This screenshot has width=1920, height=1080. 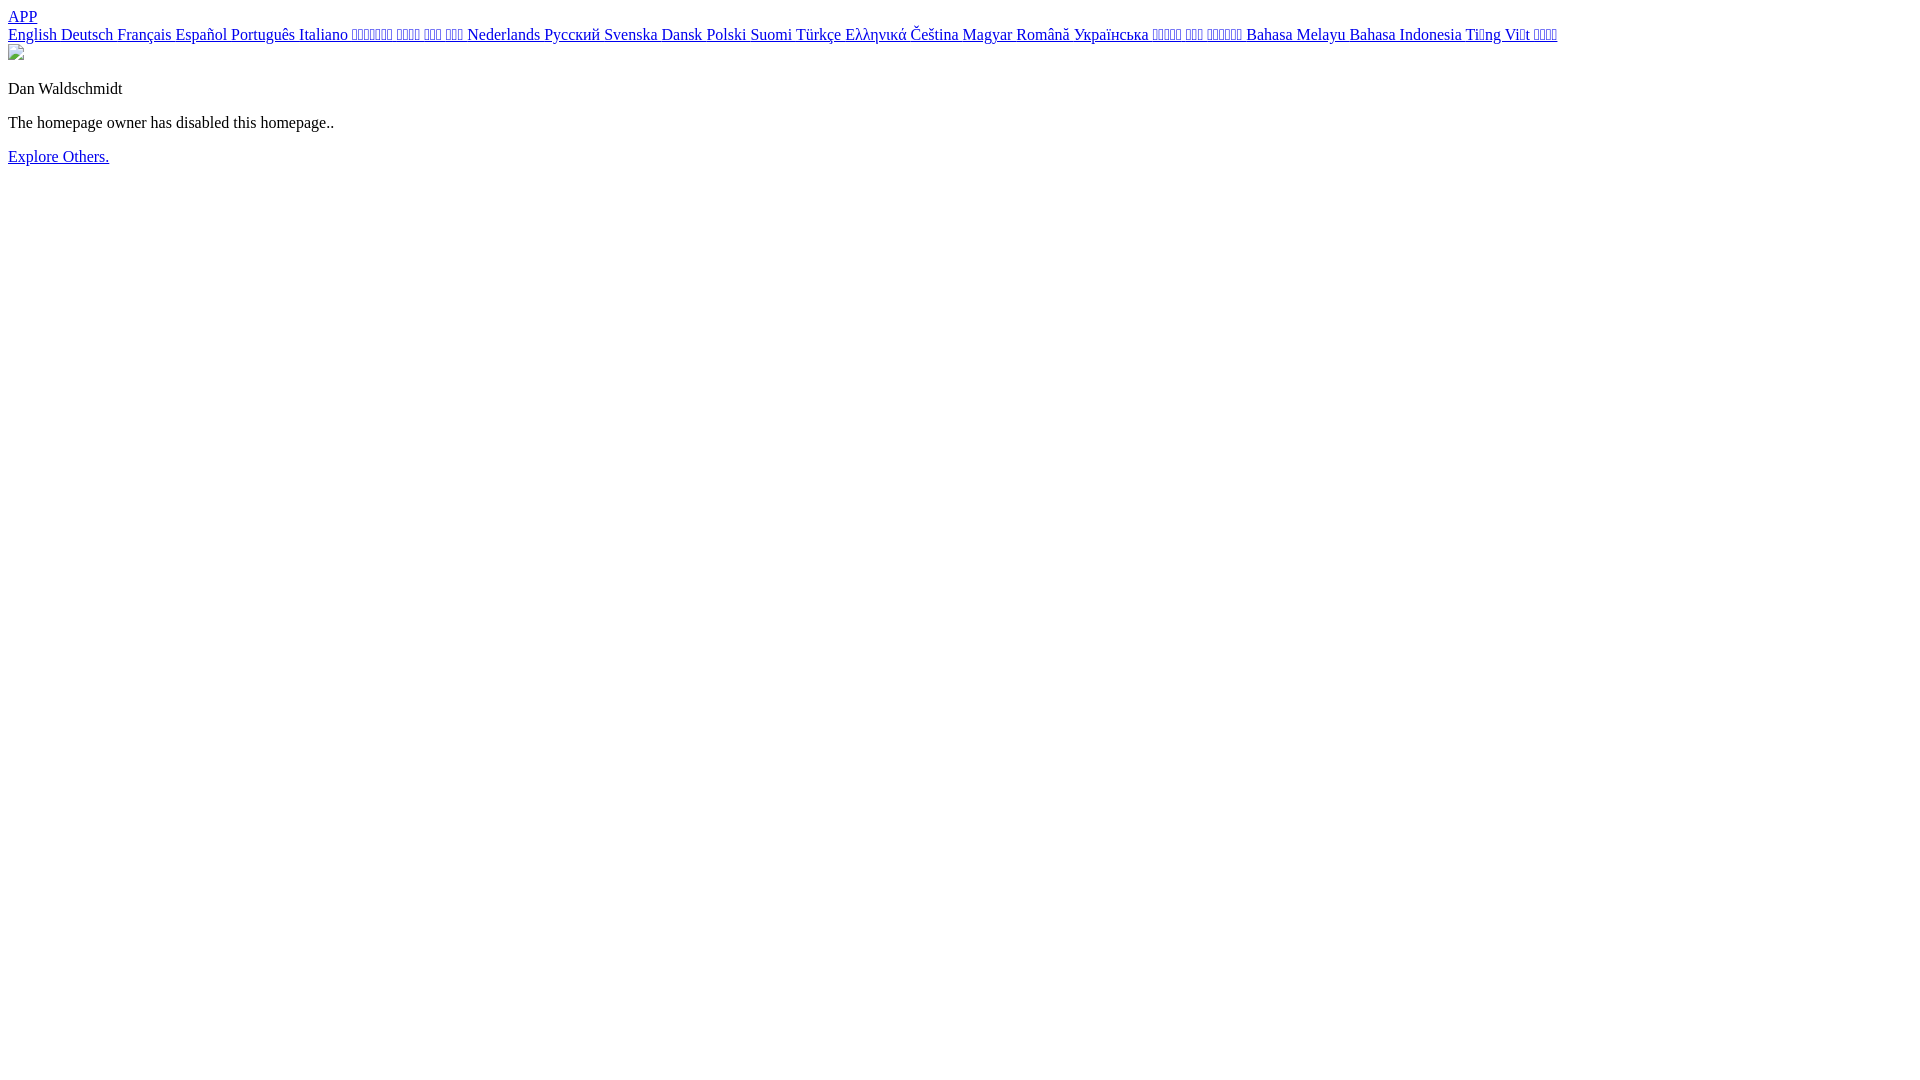 What do you see at coordinates (297, 34) in the screenshot?
I see `'Italiano'` at bounding box center [297, 34].